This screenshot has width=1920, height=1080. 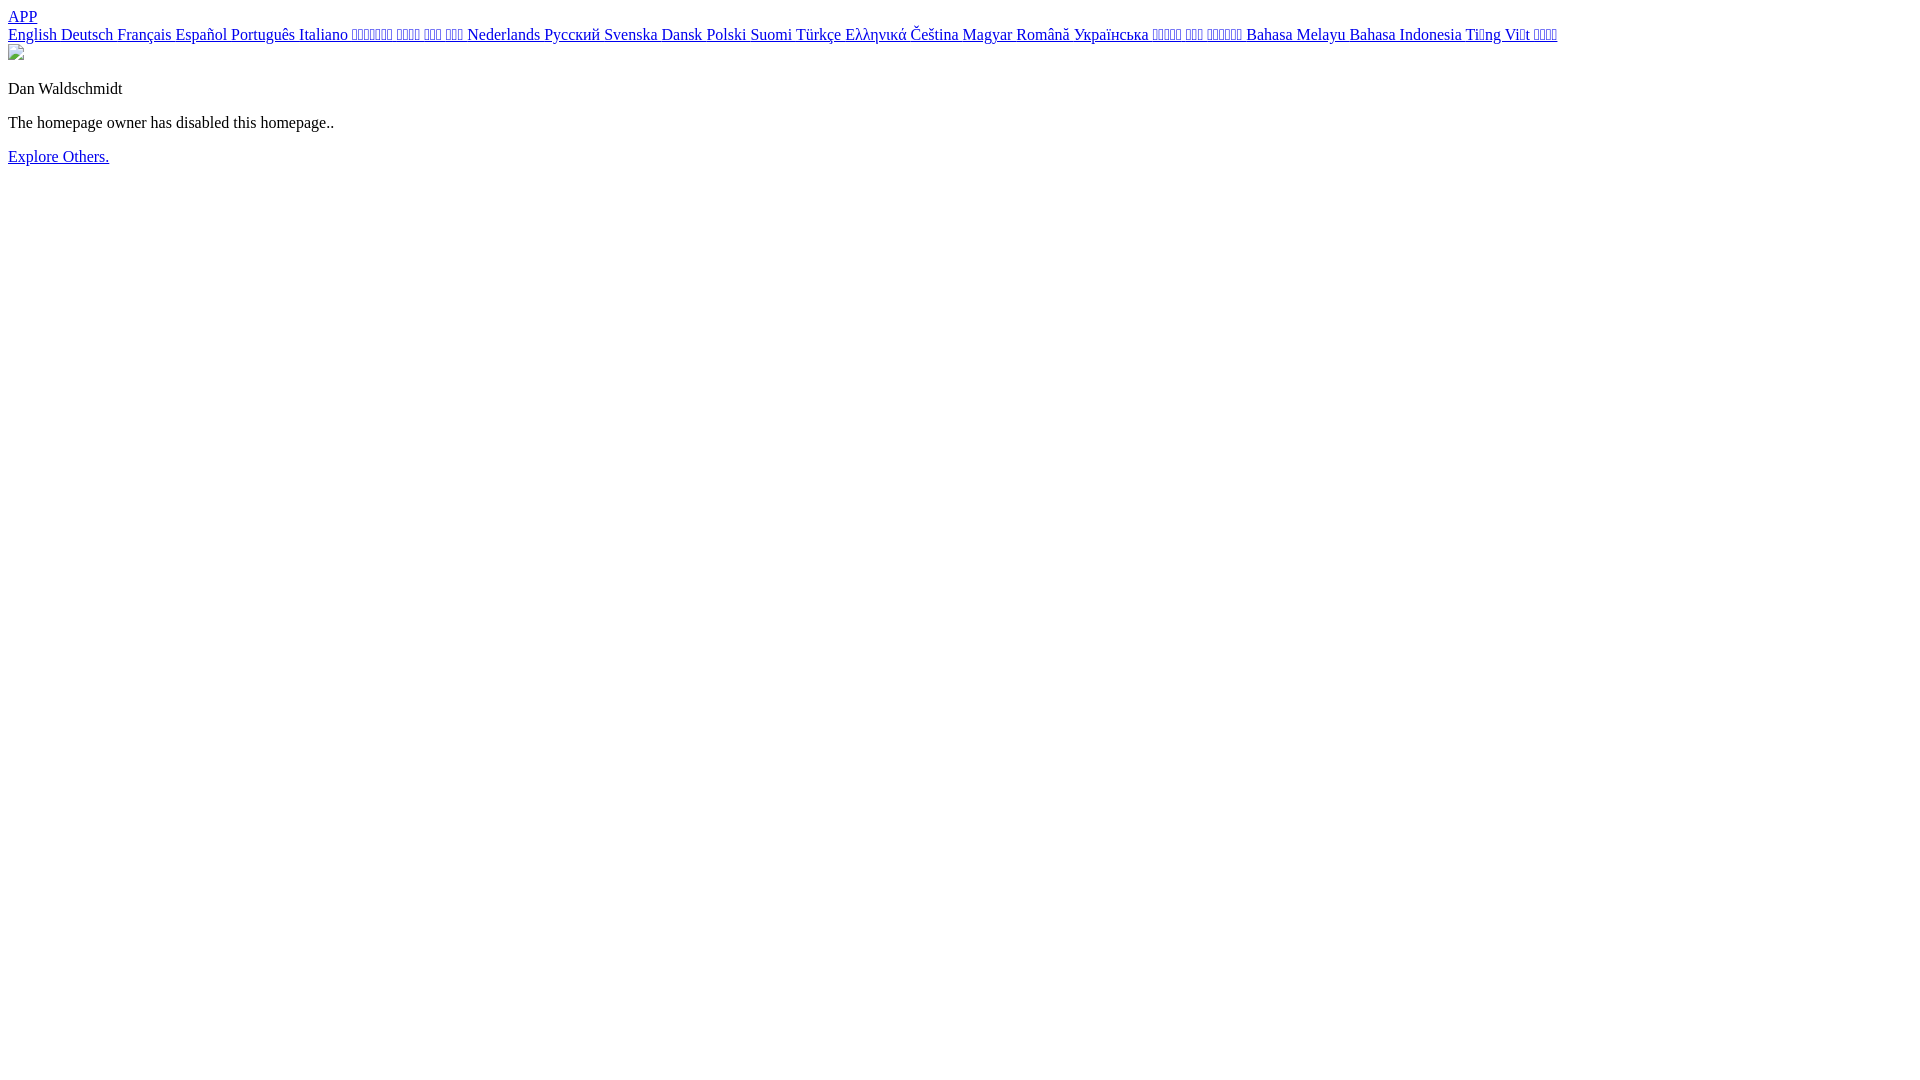 What do you see at coordinates (297, 34) in the screenshot?
I see `'Italiano'` at bounding box center [297, 34].